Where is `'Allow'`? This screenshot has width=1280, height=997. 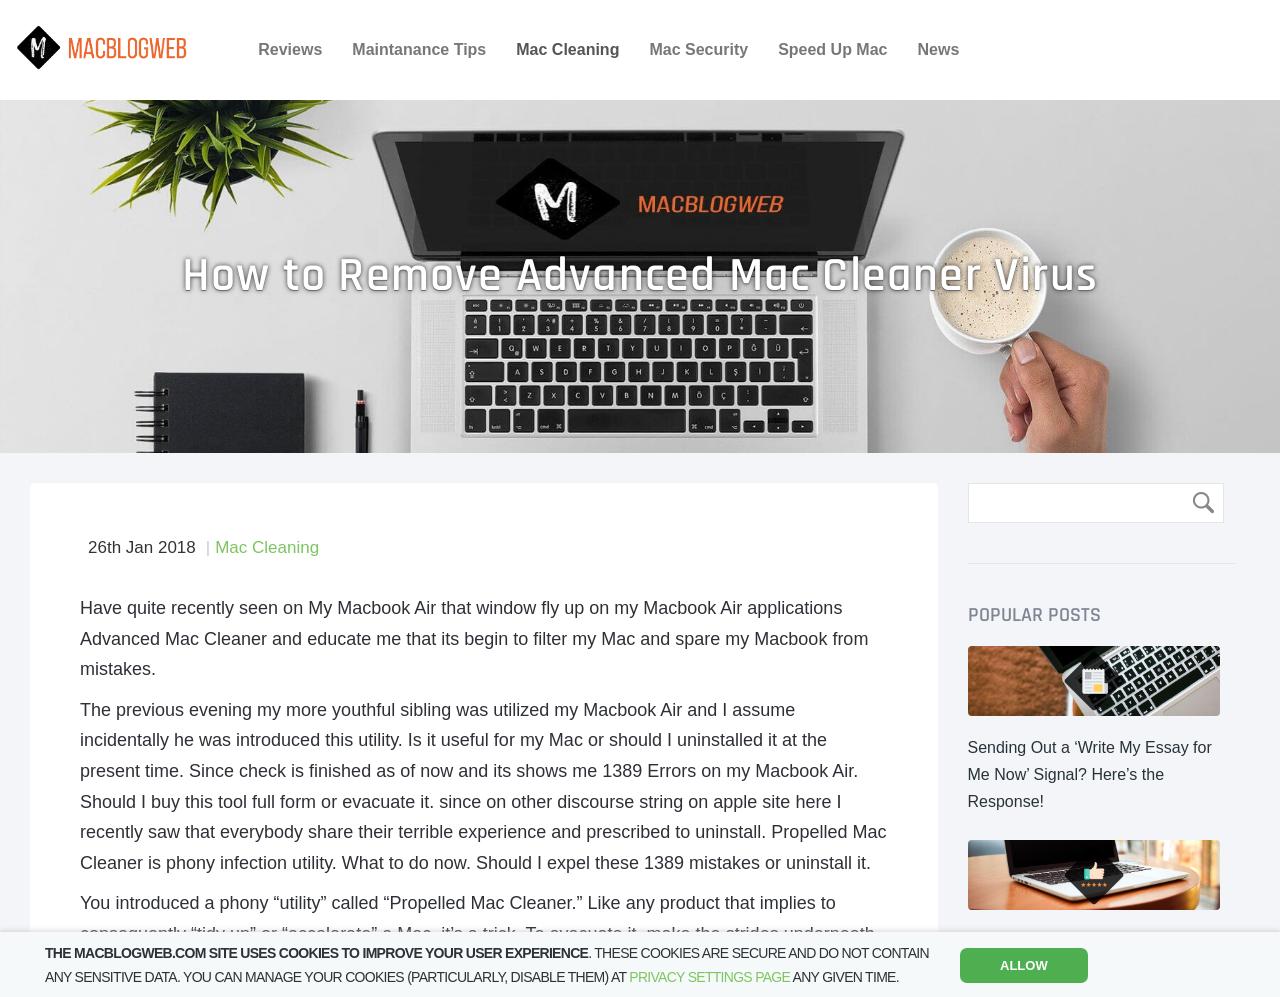
'Allow' is located at coordinates (999, 964).